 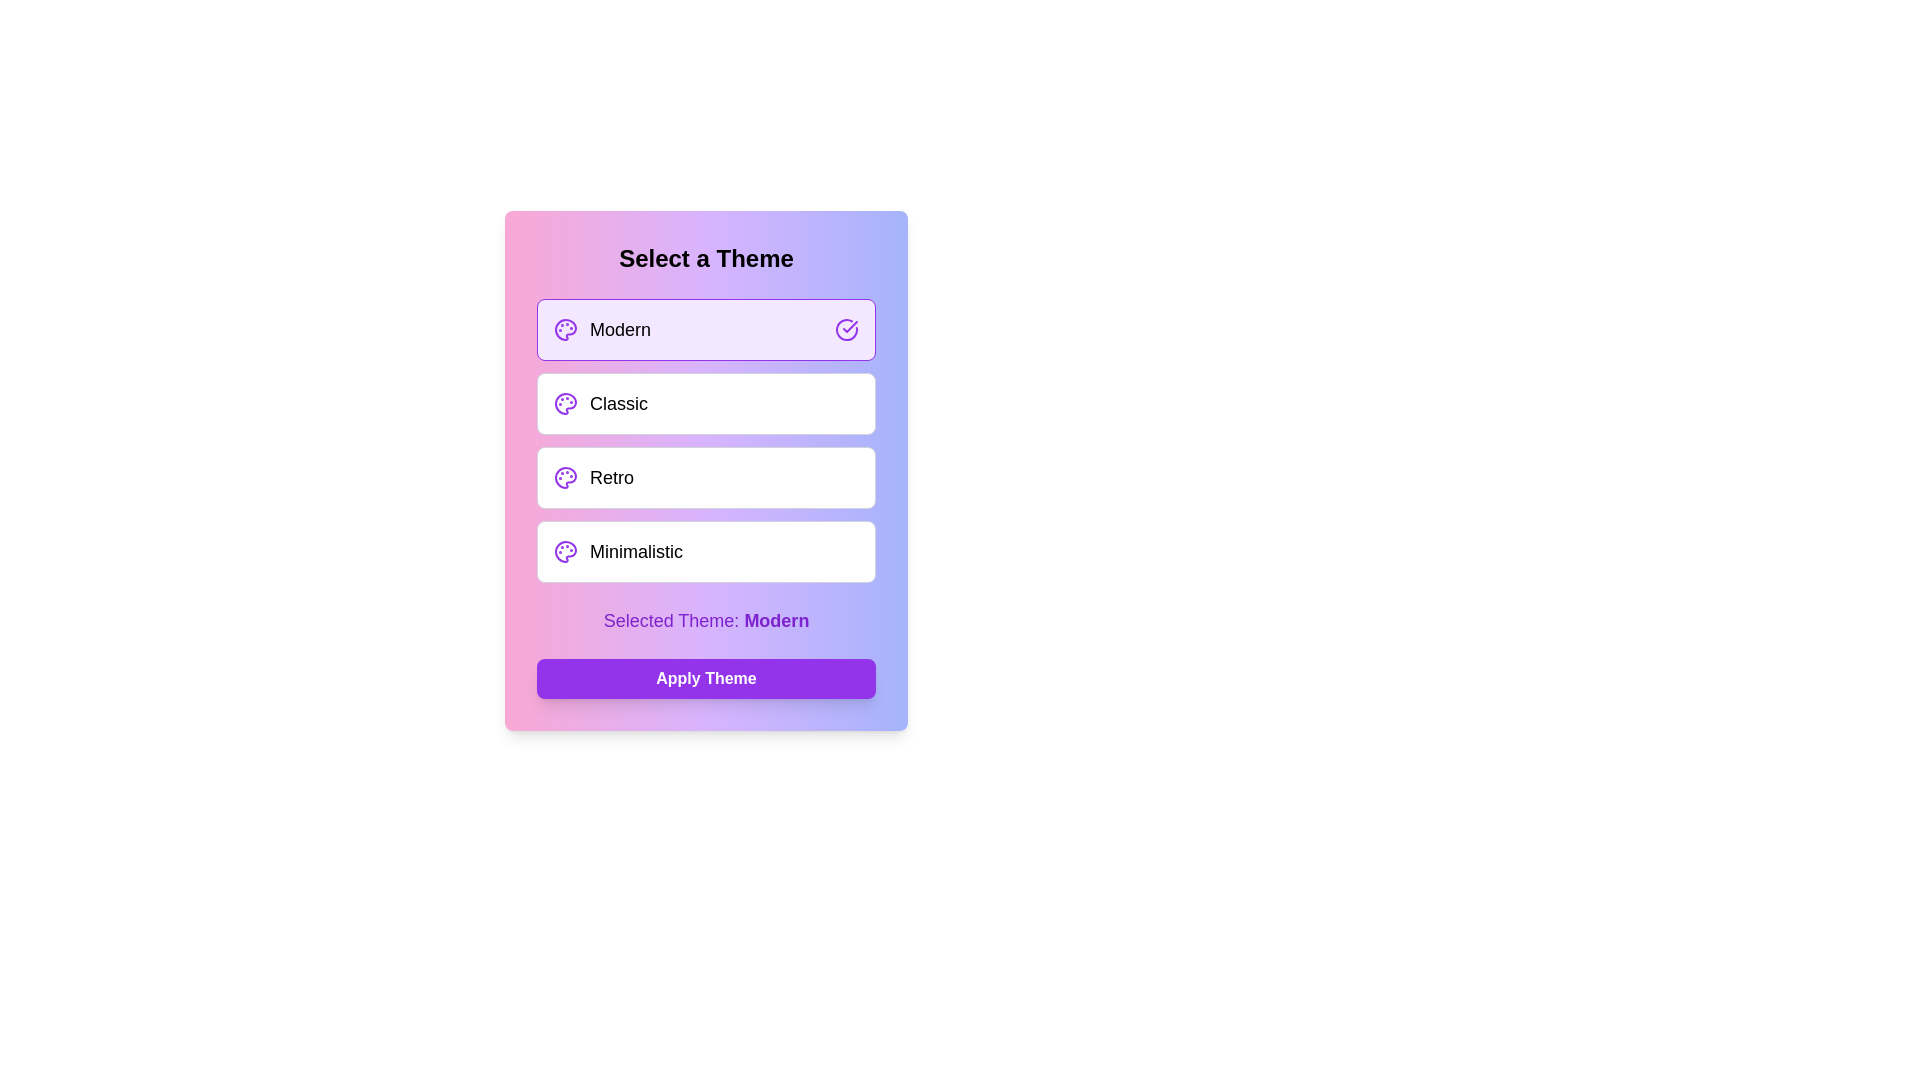 What do you see at coordinates (706, 257) in the screenshot?
I see `the heading text that describes the purpose of the interface for selecting a theme, which is located at the top of a card-like component centered on the page` at bounding box center [706, 257].